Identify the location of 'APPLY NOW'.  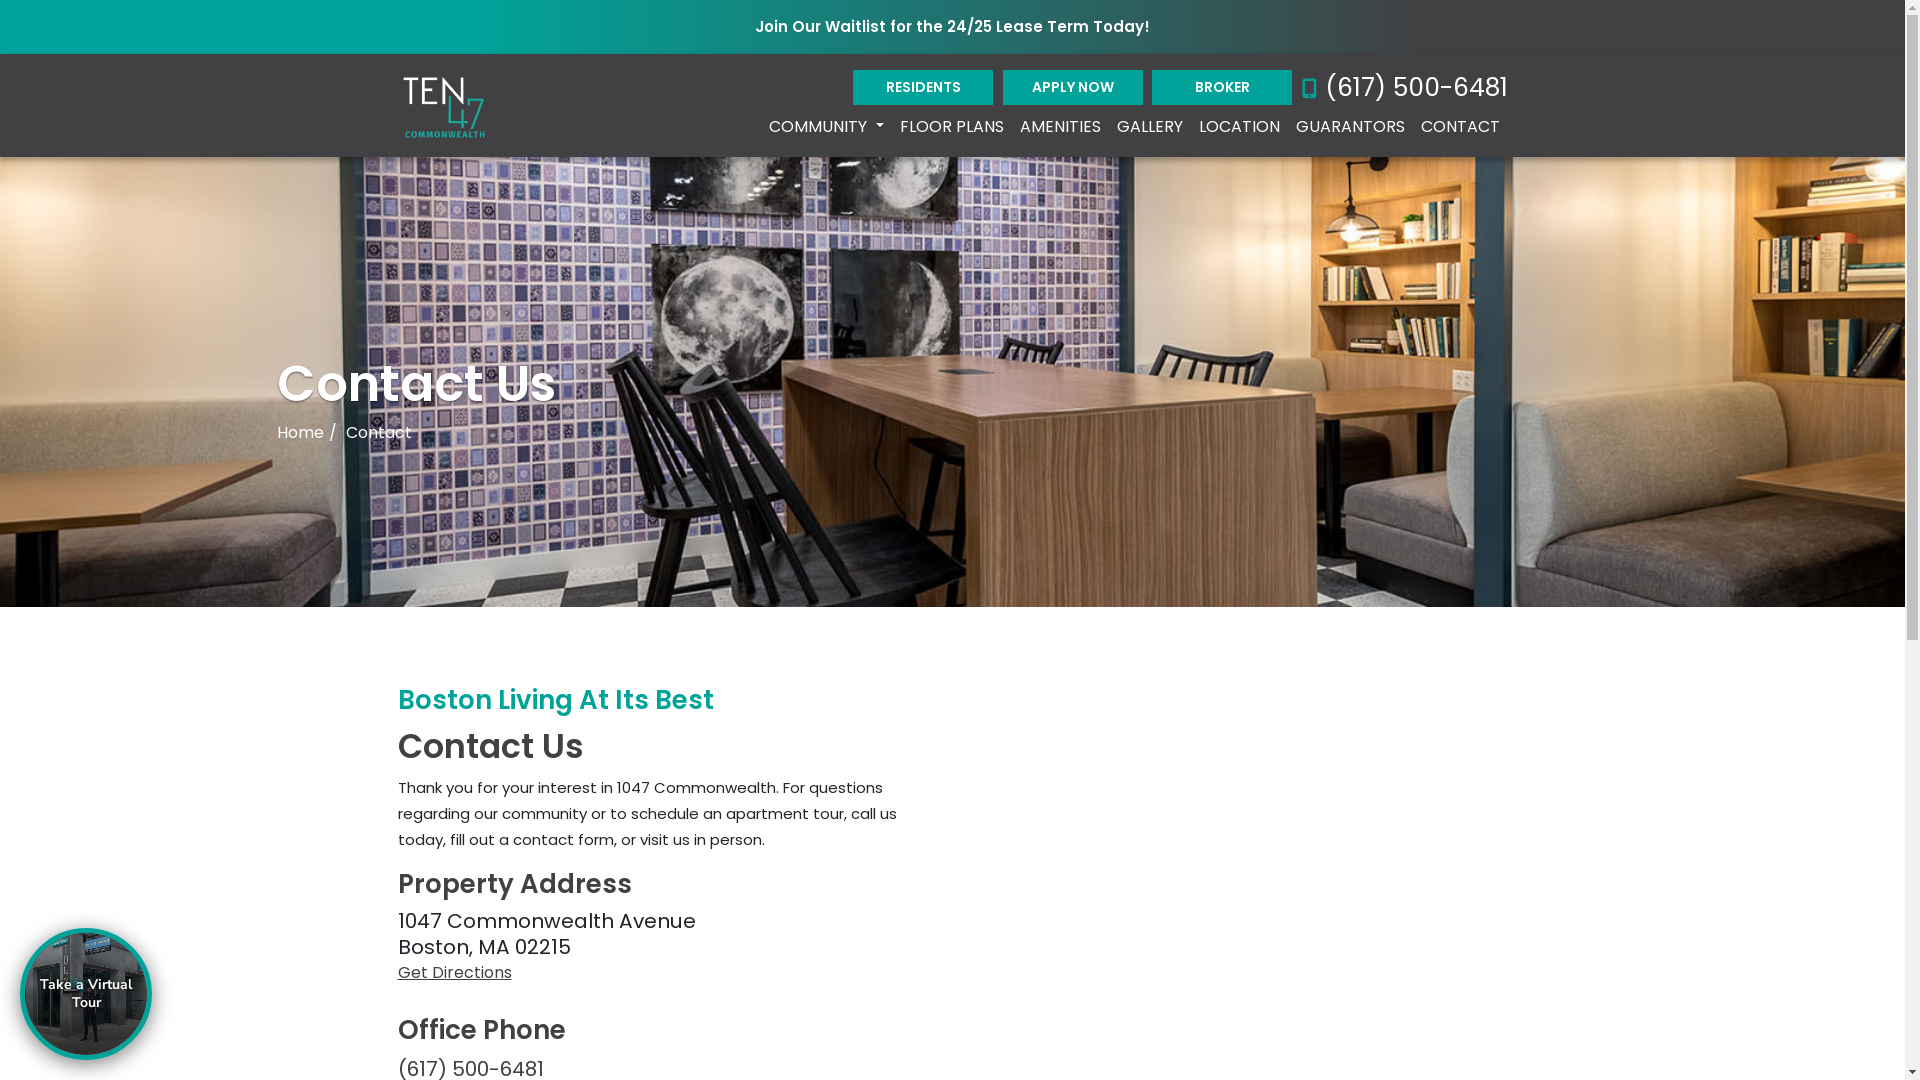
(1072, 86).